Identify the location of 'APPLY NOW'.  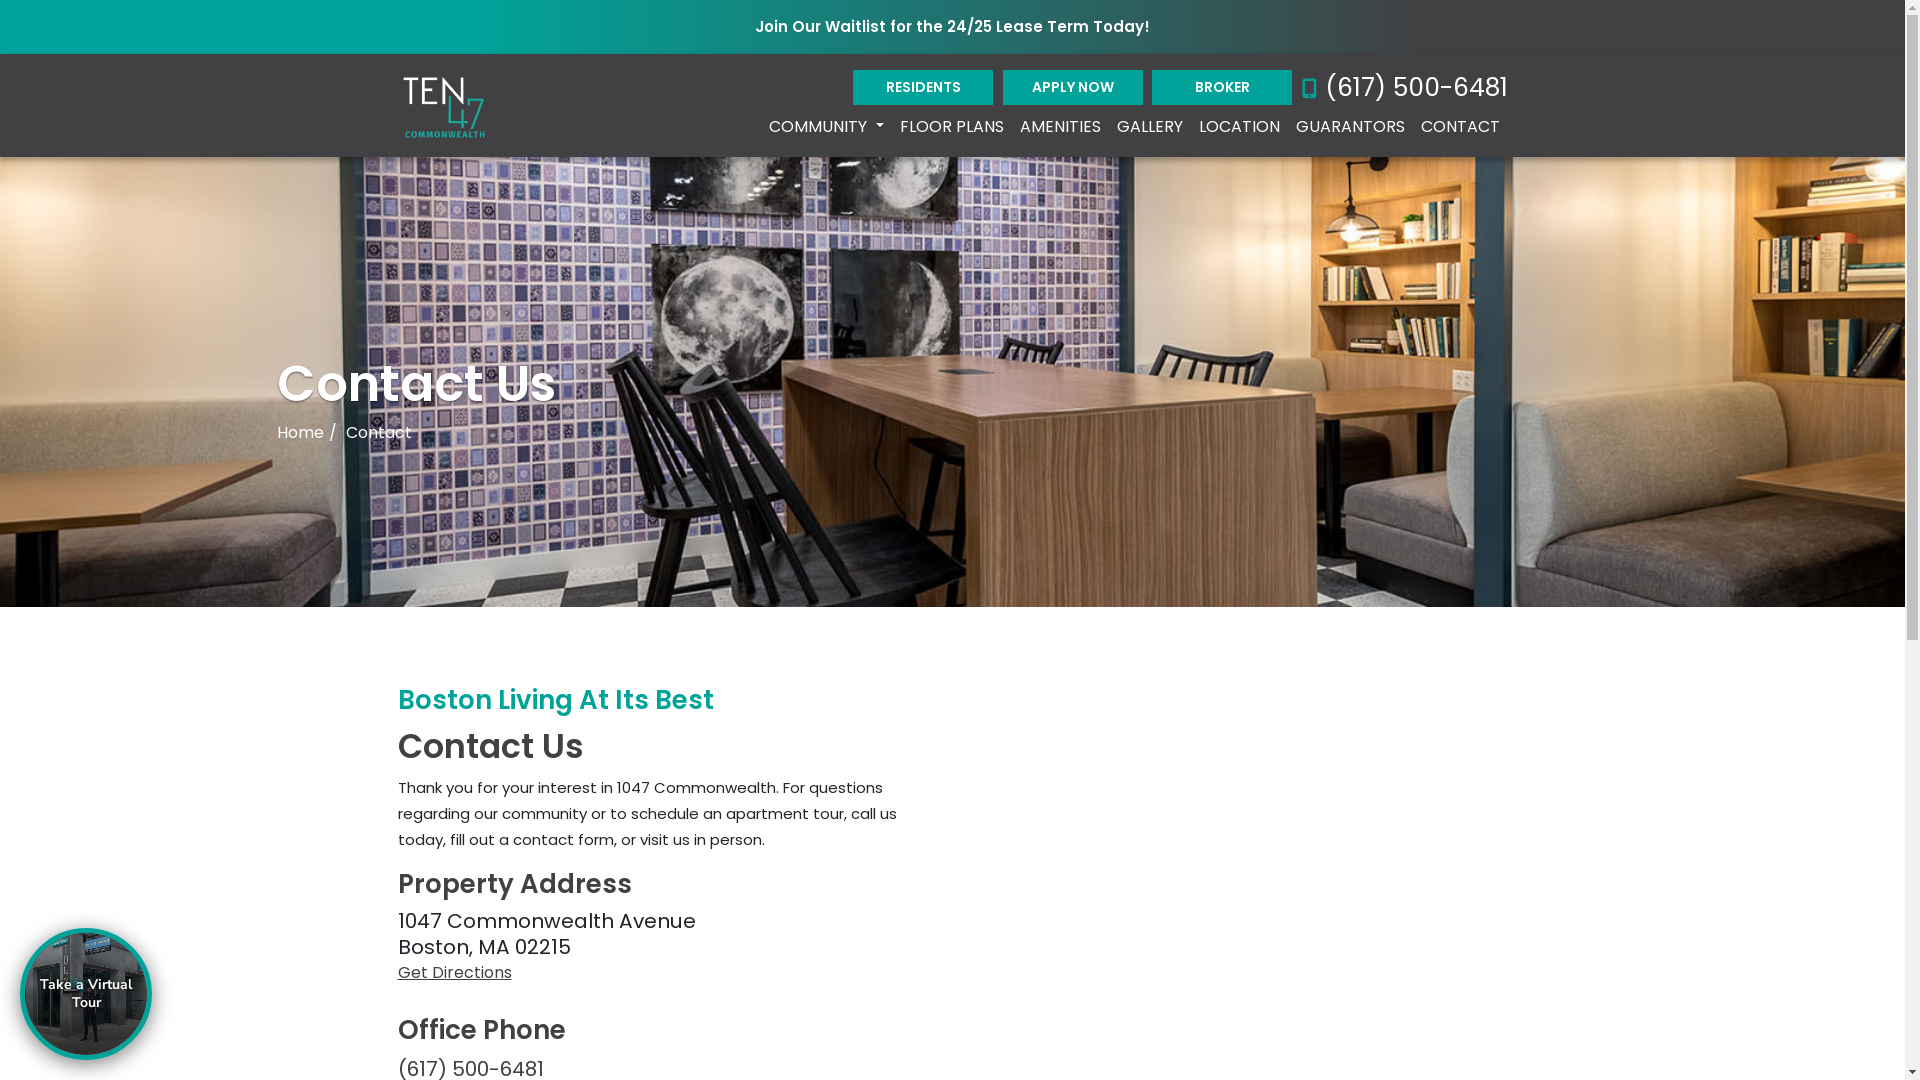
(1072, 86).